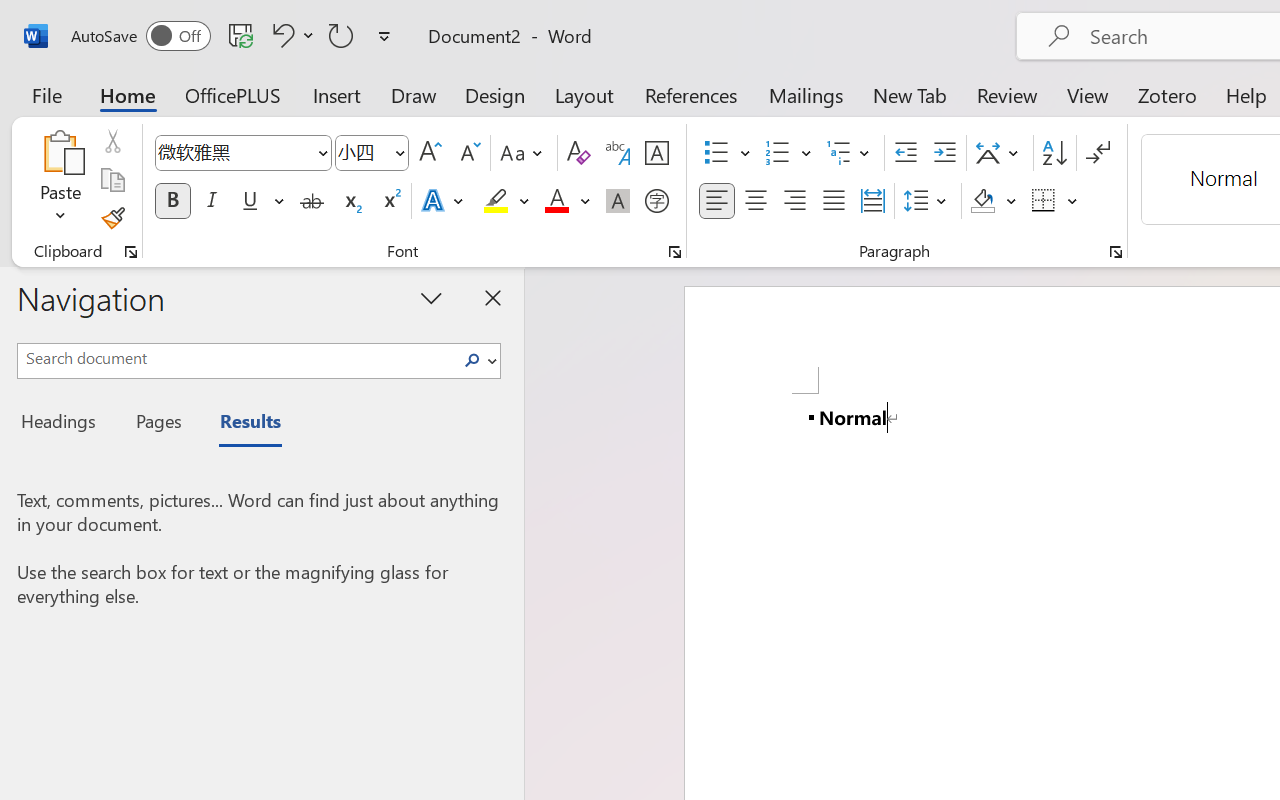 This screenshot has width=1280, height=800. What do you see at coordinates (390, 201) in the screenshot?
I see `'Superscript'` at bounding box center [390, 201].